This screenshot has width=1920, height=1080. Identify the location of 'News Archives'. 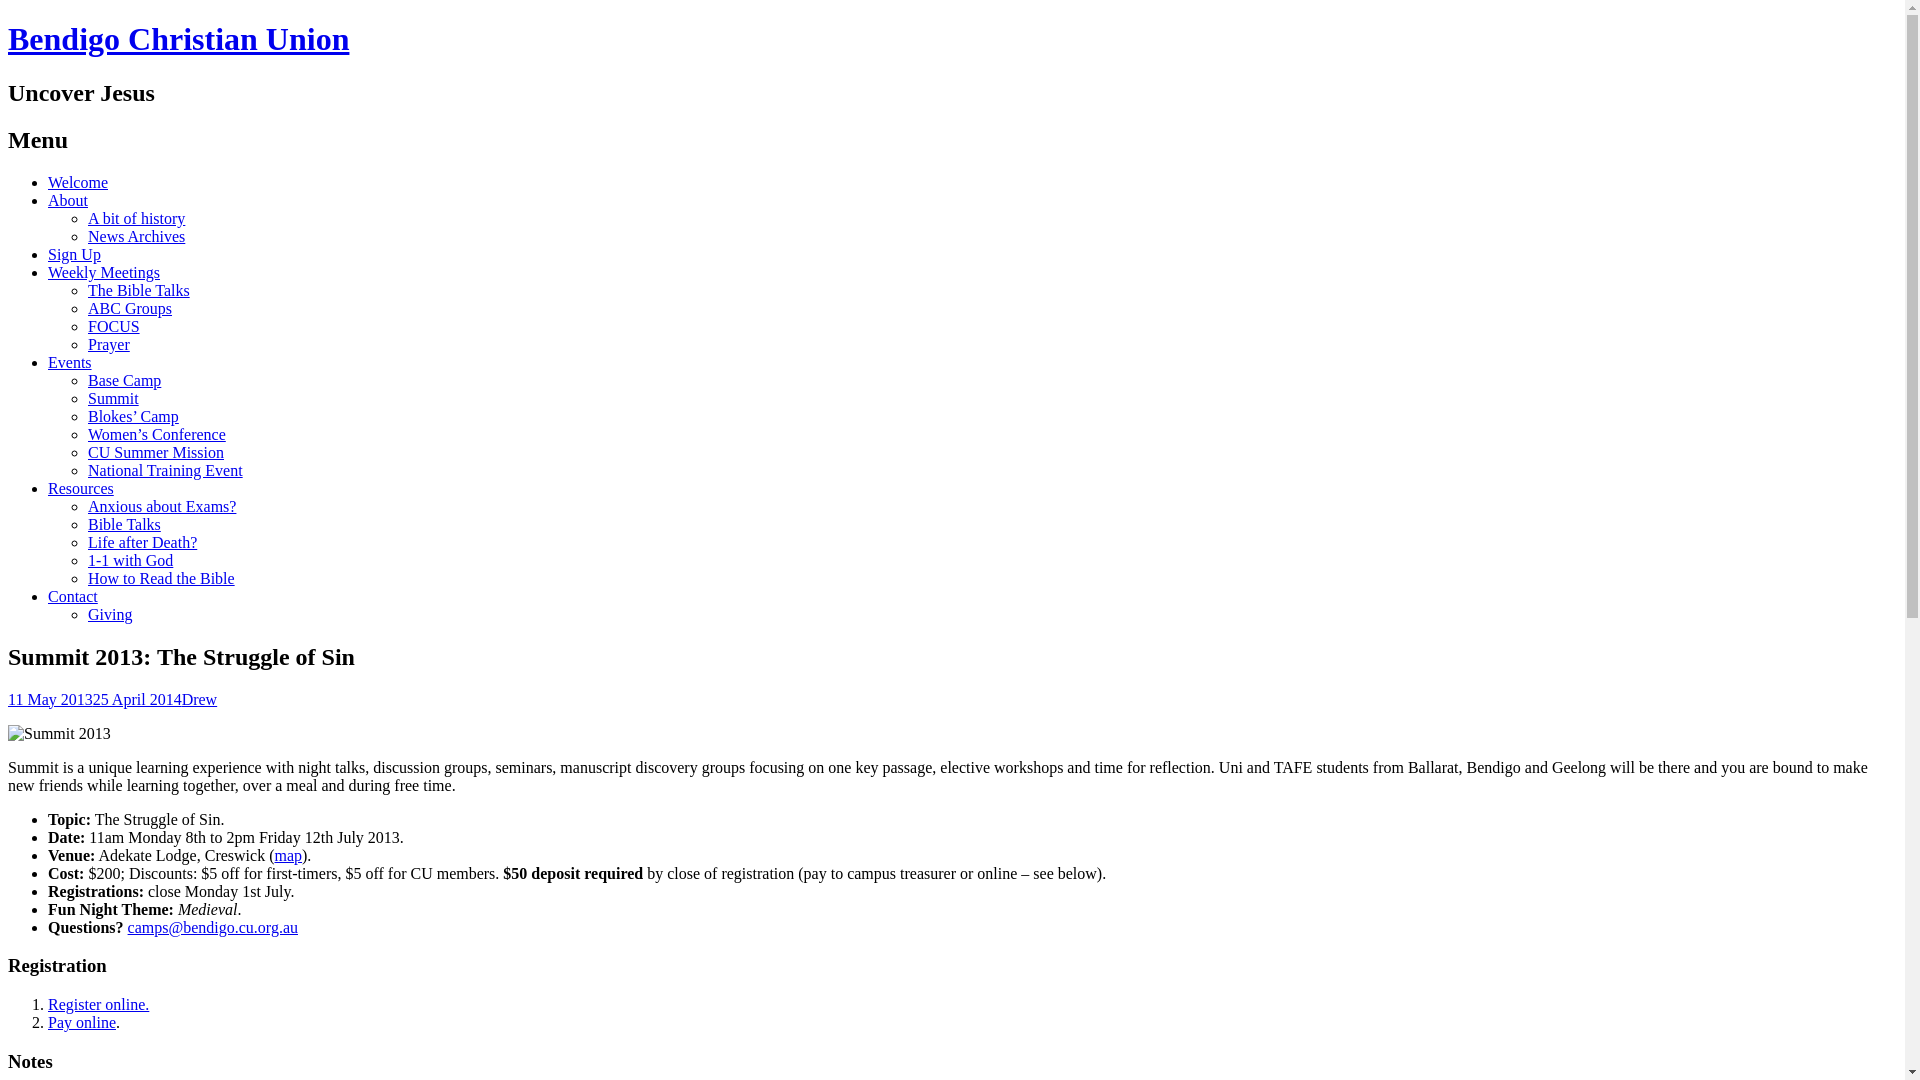
(135, 235).